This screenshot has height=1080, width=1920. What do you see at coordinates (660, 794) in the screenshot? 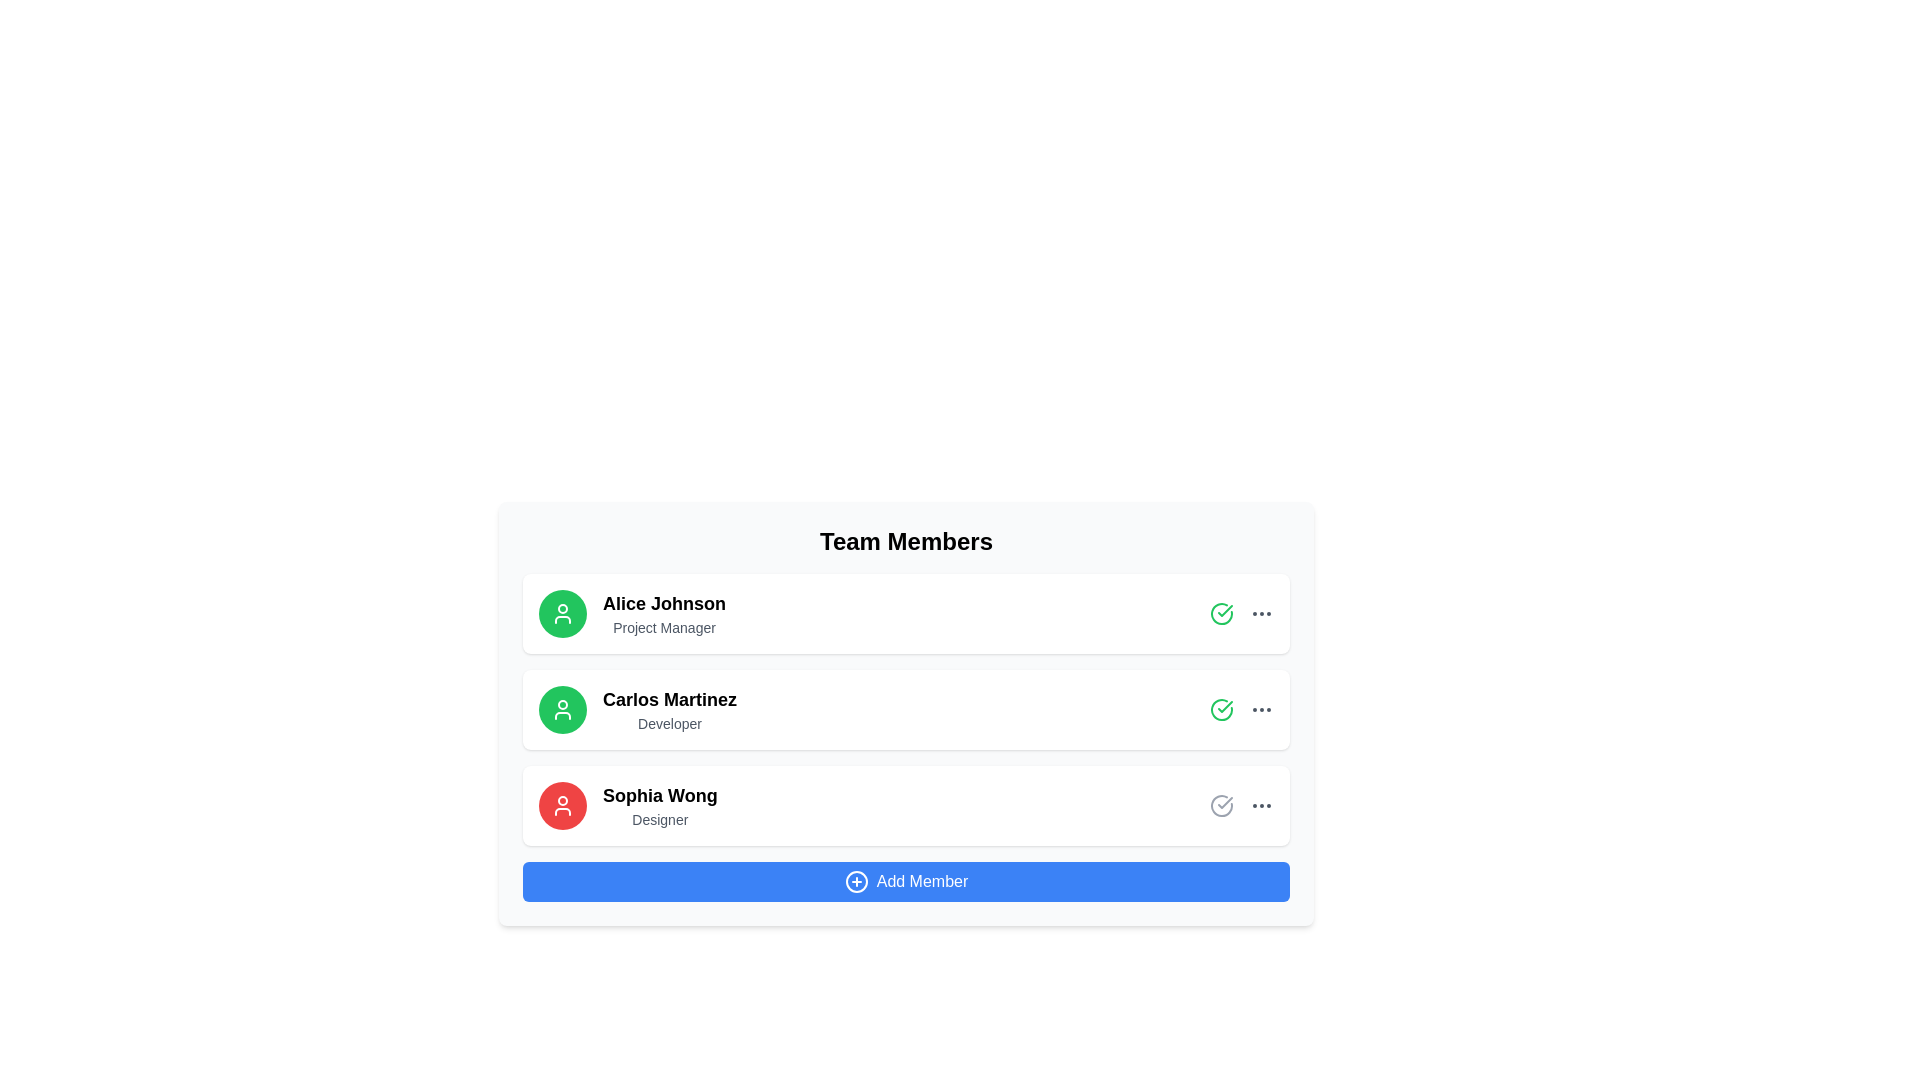
I see `the text label 'Sophia Wong' which is in bold, black font and located at the top of the third user info card in the 'Team Members' section` at bounding box center [660, 794].